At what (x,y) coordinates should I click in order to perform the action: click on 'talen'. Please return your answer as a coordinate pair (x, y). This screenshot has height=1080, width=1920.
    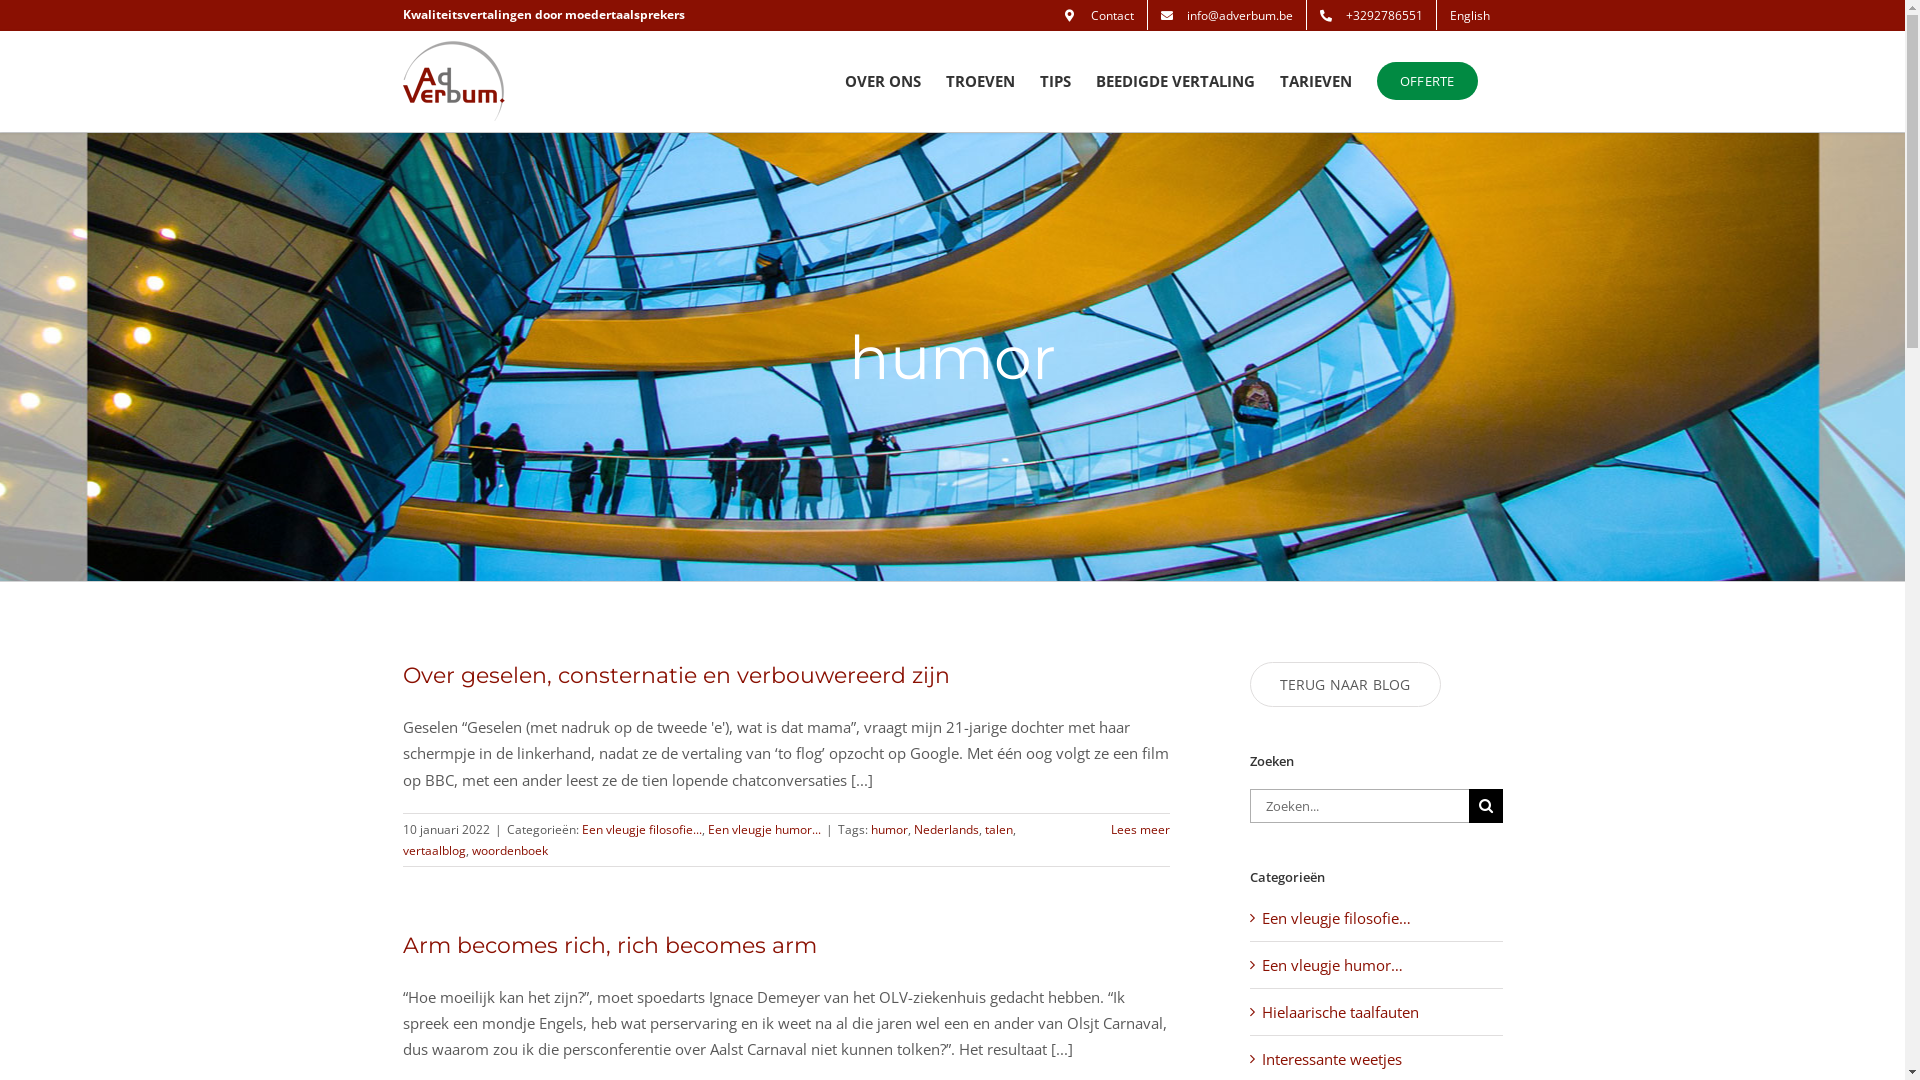
    Looking at the image, I should click on (998, 829).